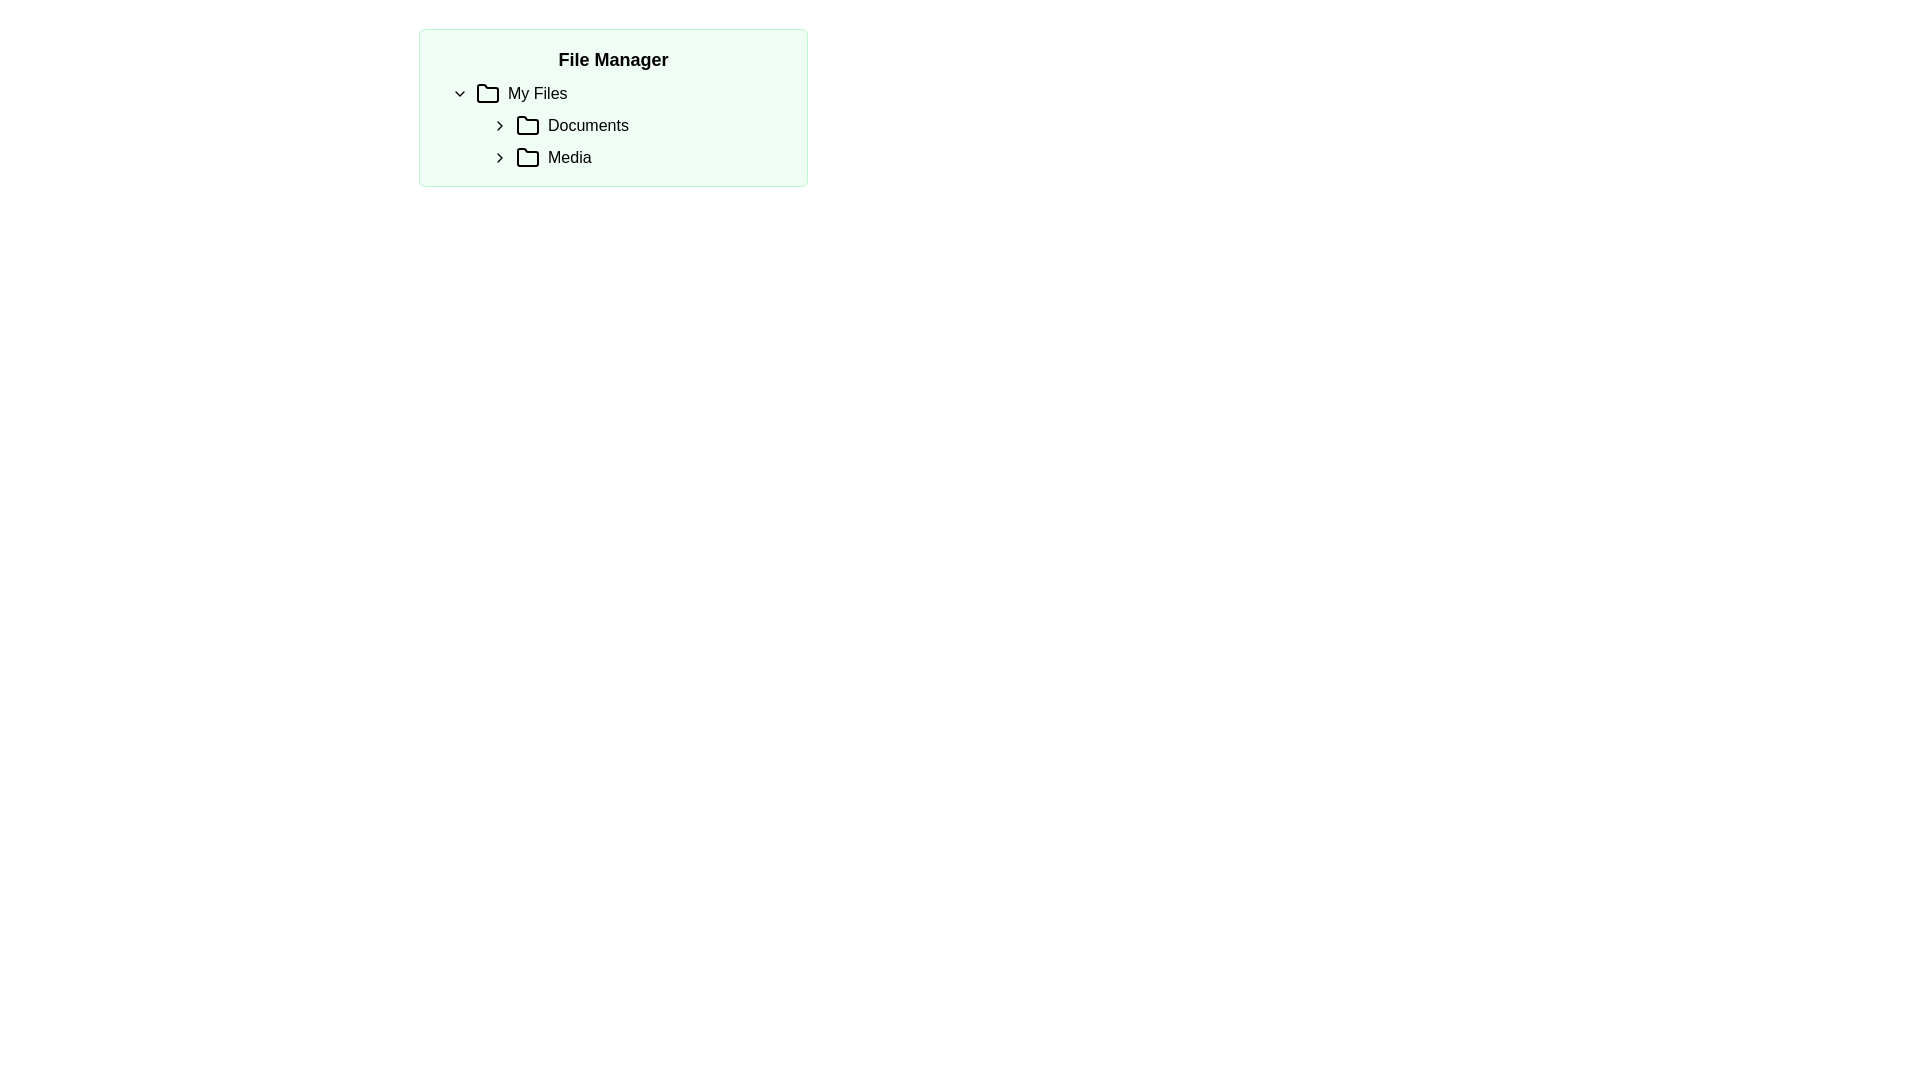 This screenshot has height=1080, width=1920. I want to click on the 'Media' label with the folder icon, so click(553, 157).